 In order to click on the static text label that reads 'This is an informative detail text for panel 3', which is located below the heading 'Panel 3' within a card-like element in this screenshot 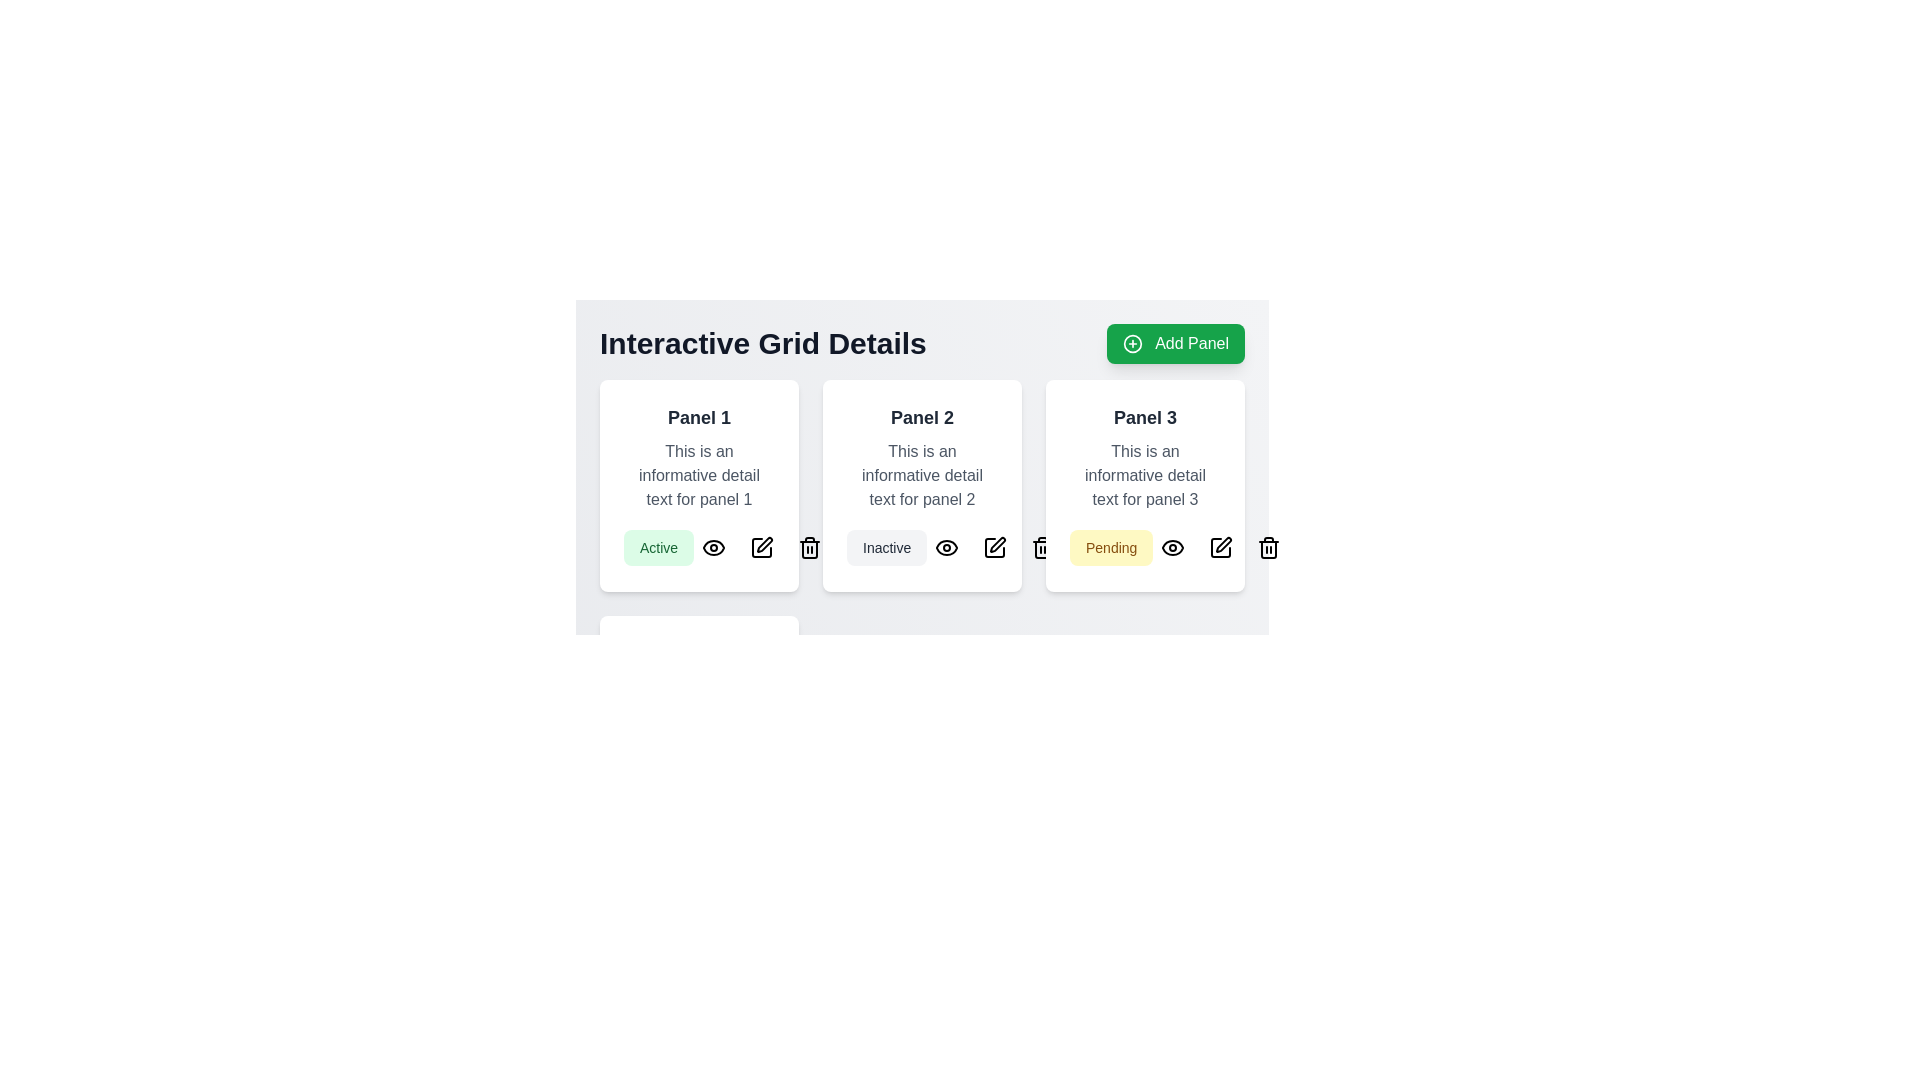, I will do `click(1145, 475)`.